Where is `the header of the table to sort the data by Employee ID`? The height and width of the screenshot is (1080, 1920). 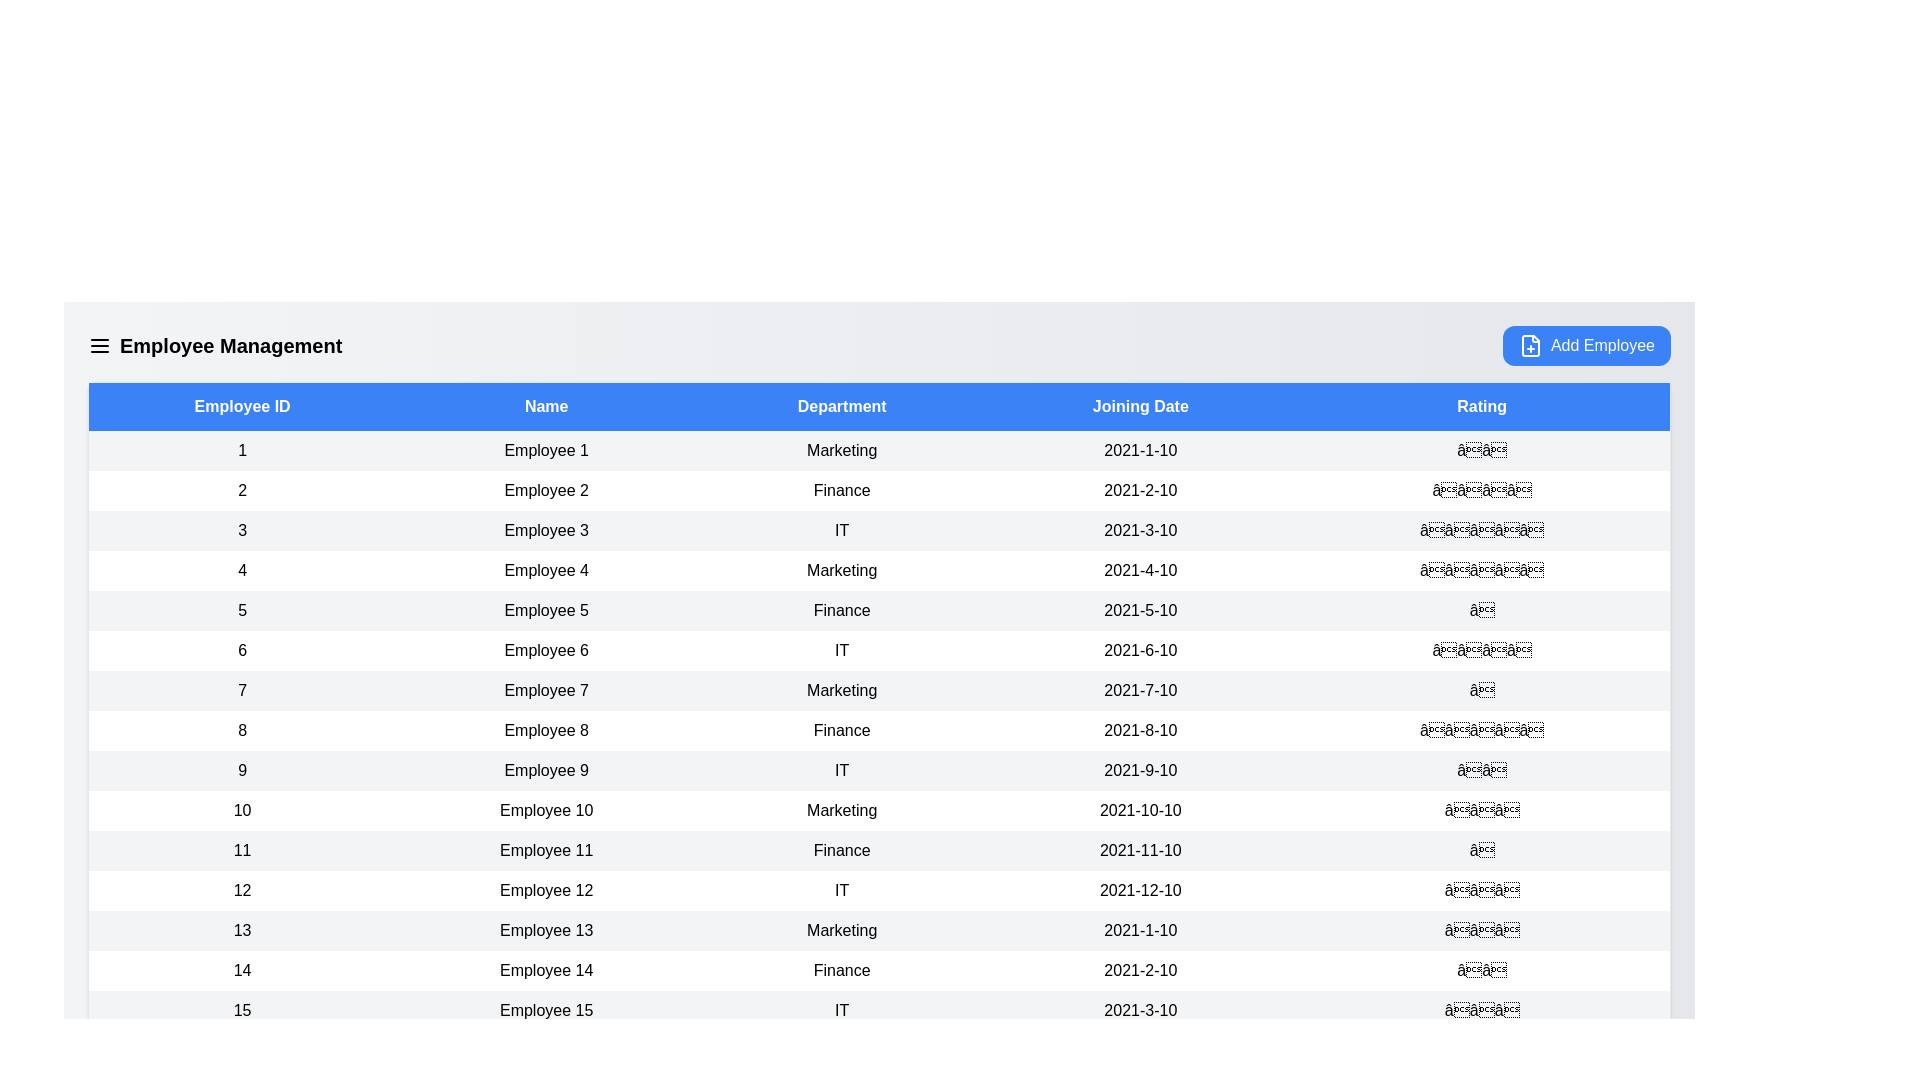 the header of the table to sort the data by Employee ID is located at coordinates (240, 406).